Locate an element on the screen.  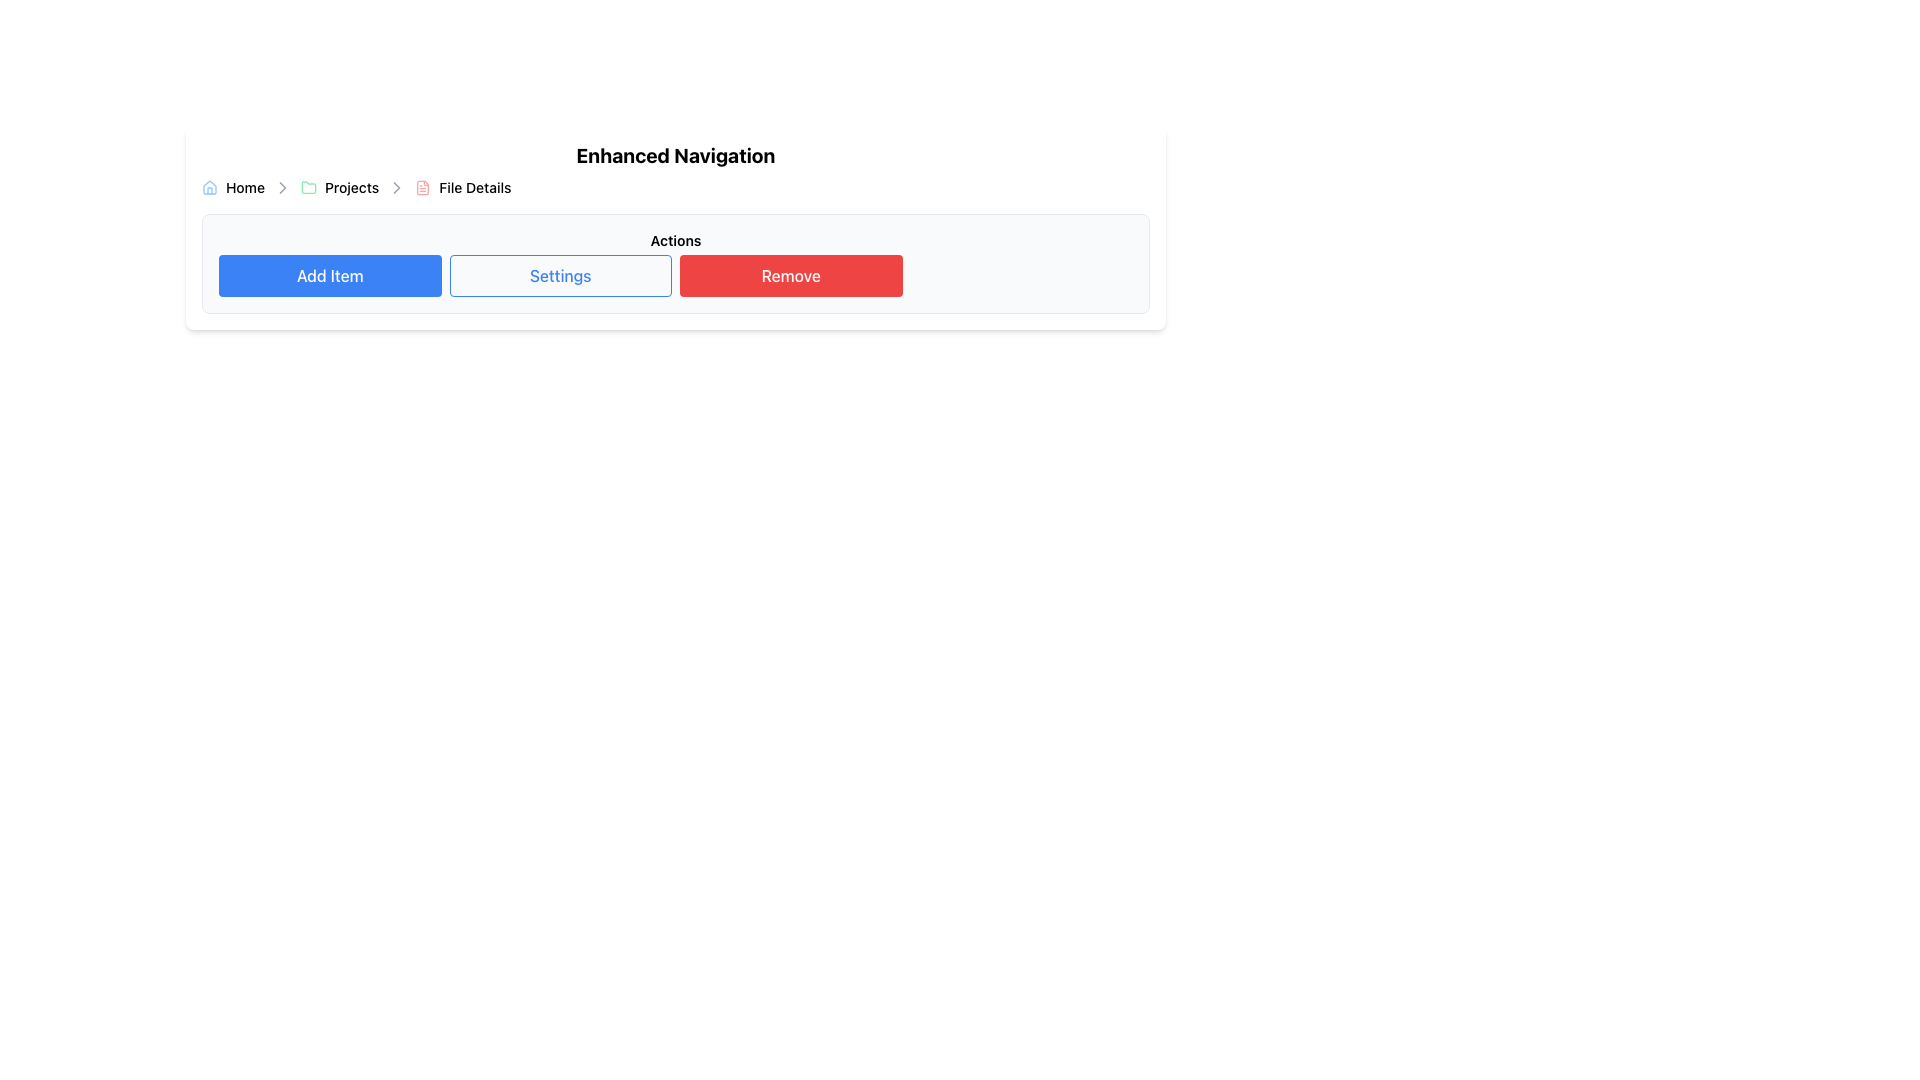
the chevron icon in the breadcrumb navigation bar that separates 'Projects' and 'File Details' is located at coordinates (282, 188).